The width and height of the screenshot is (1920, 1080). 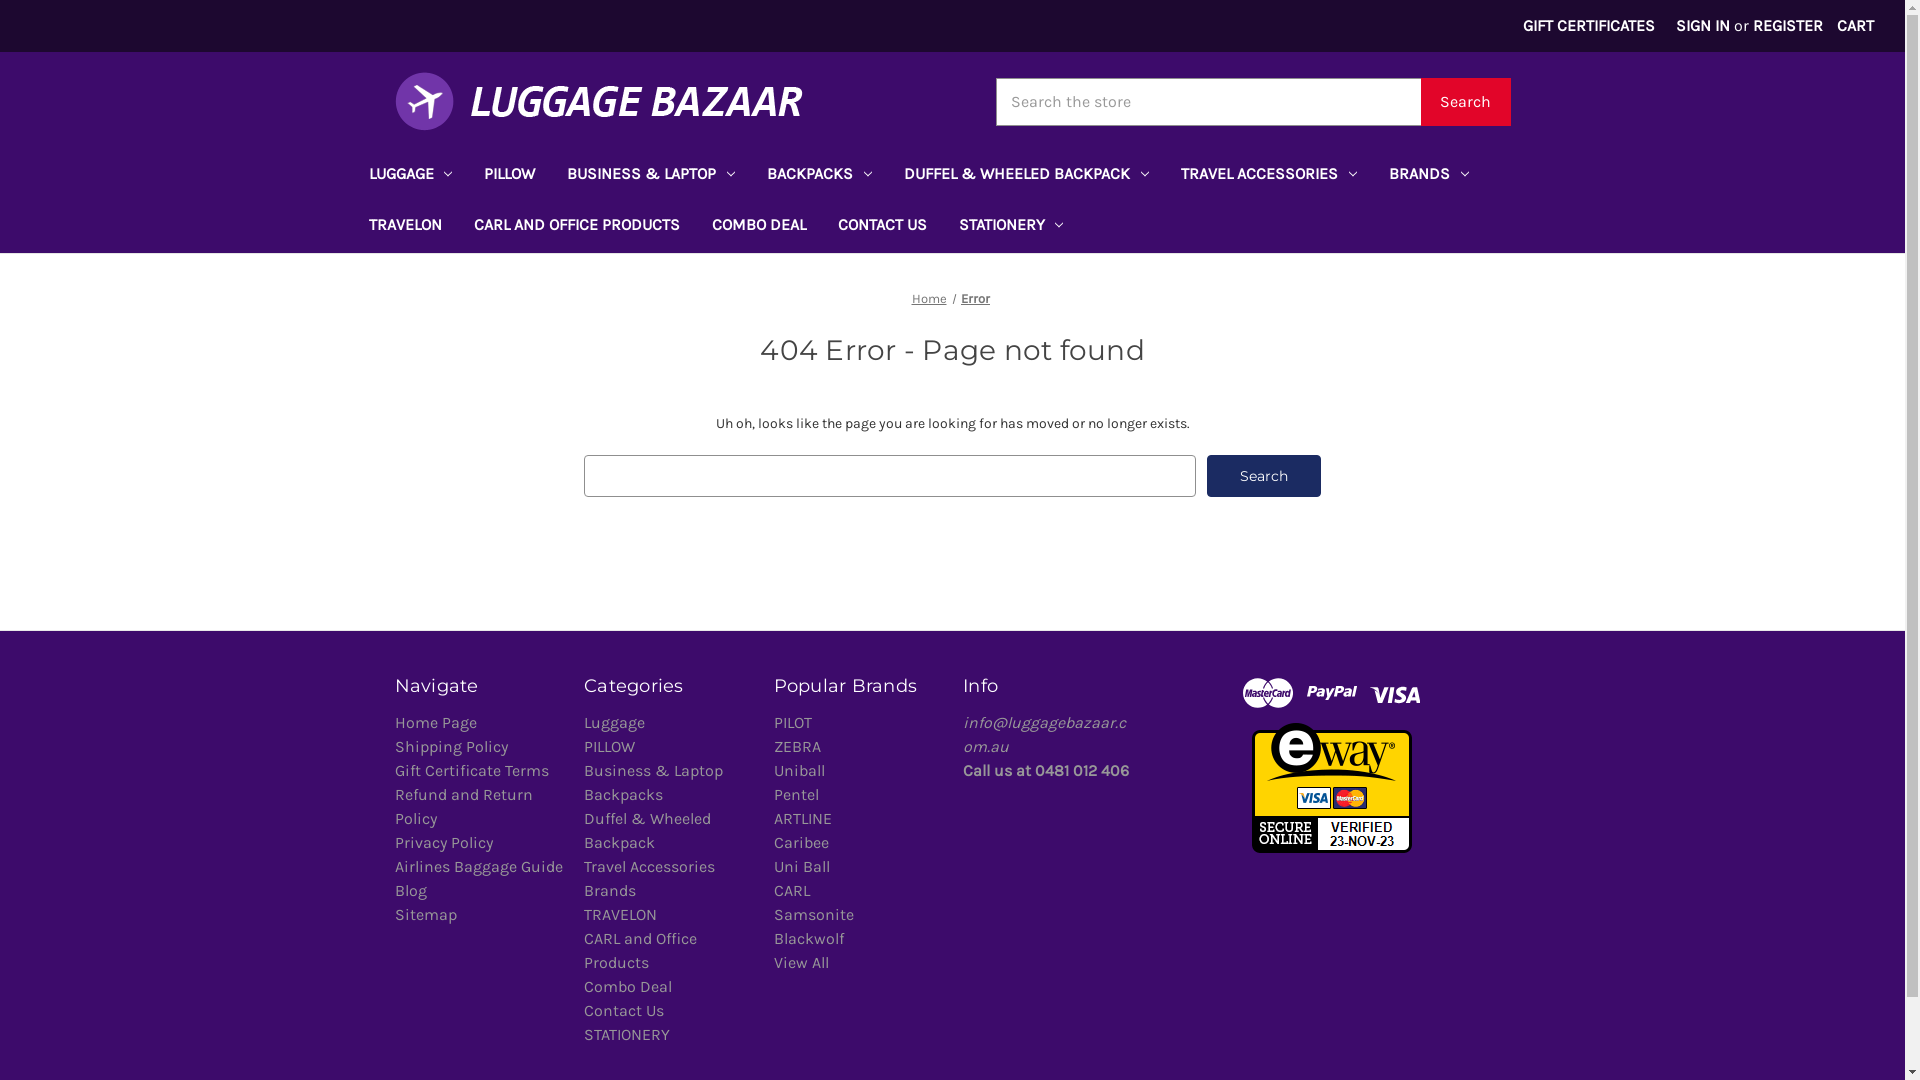 I want to click on 'CARL AND OFFICE PRODUCTS', so click(x=575, y=226).